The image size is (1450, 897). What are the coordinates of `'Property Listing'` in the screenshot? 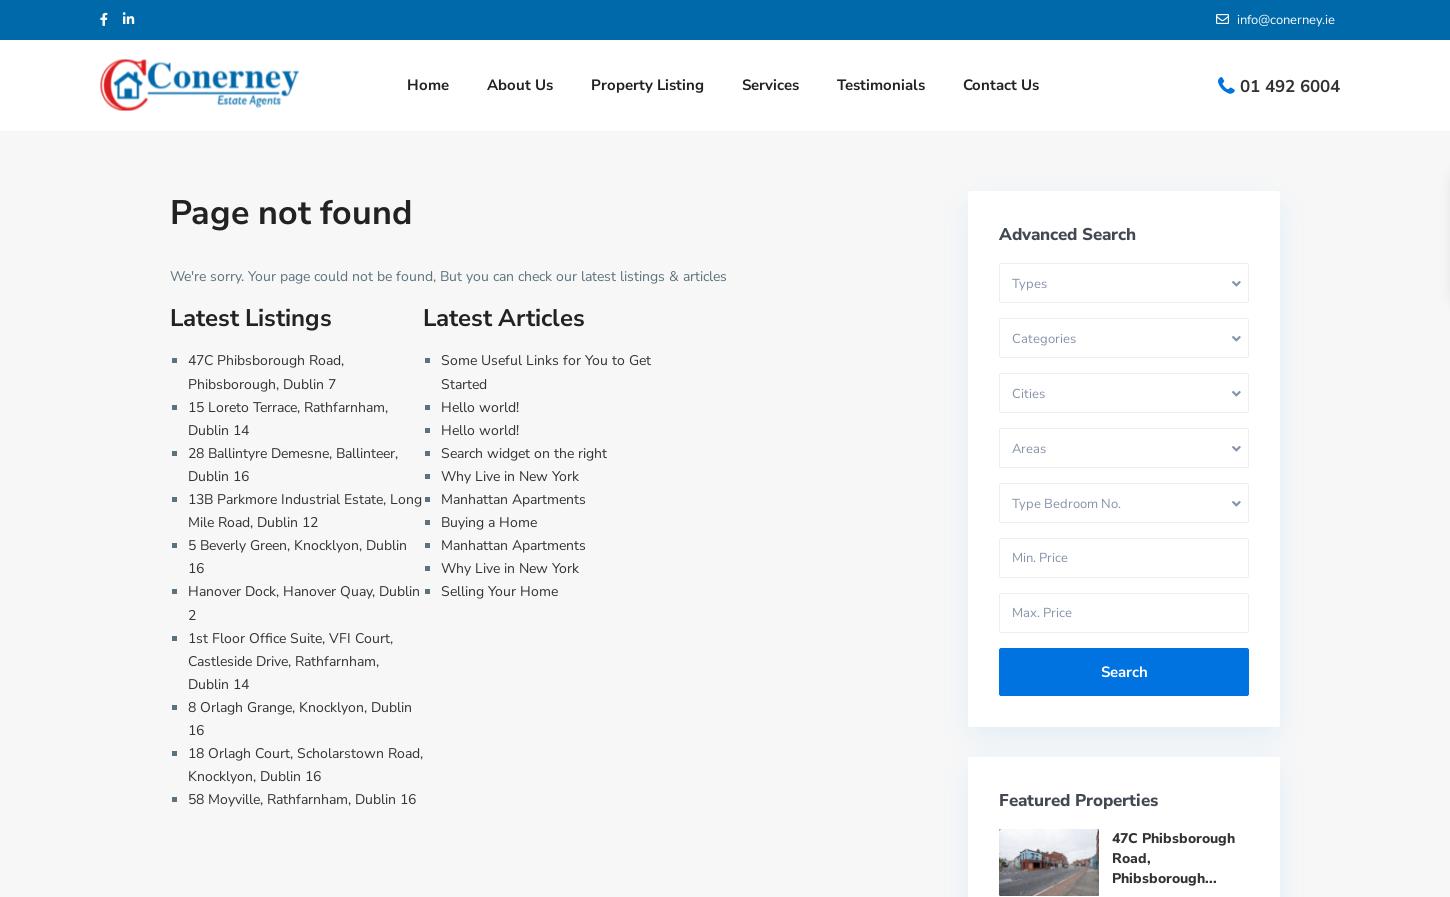 It's located at (645, 84).